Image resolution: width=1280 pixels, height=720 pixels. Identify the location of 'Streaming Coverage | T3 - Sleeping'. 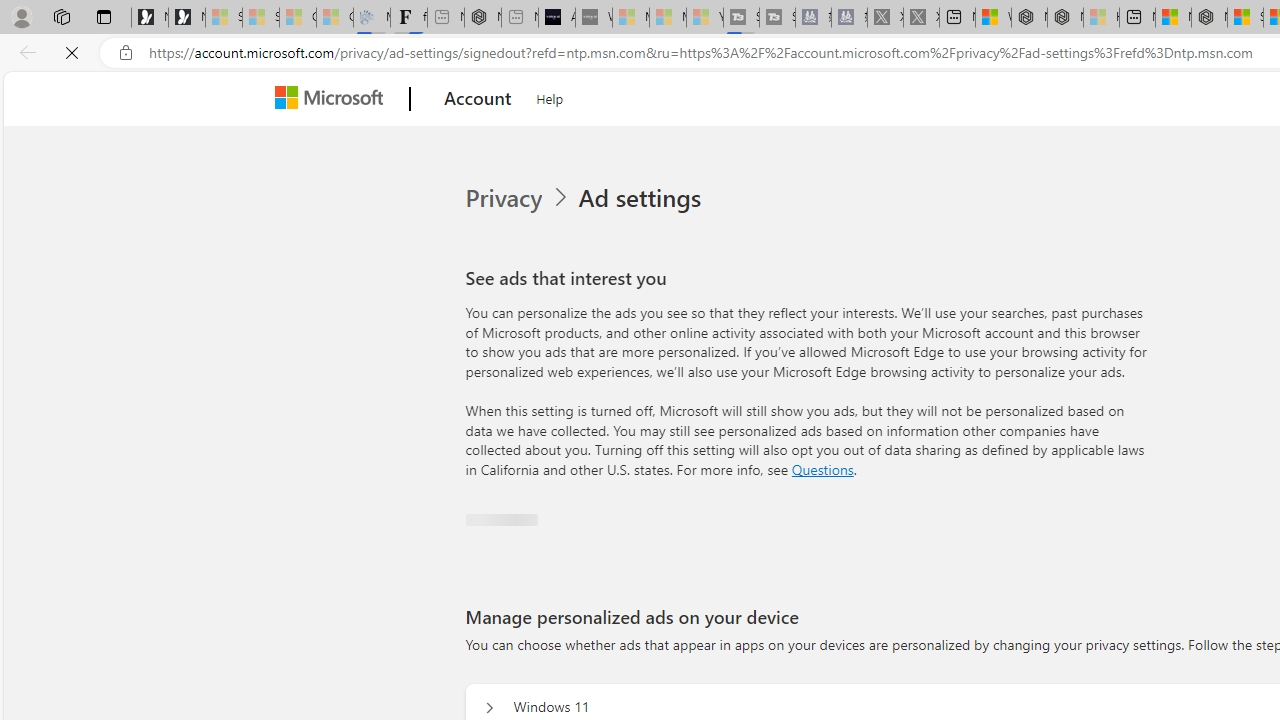
(740, 17).